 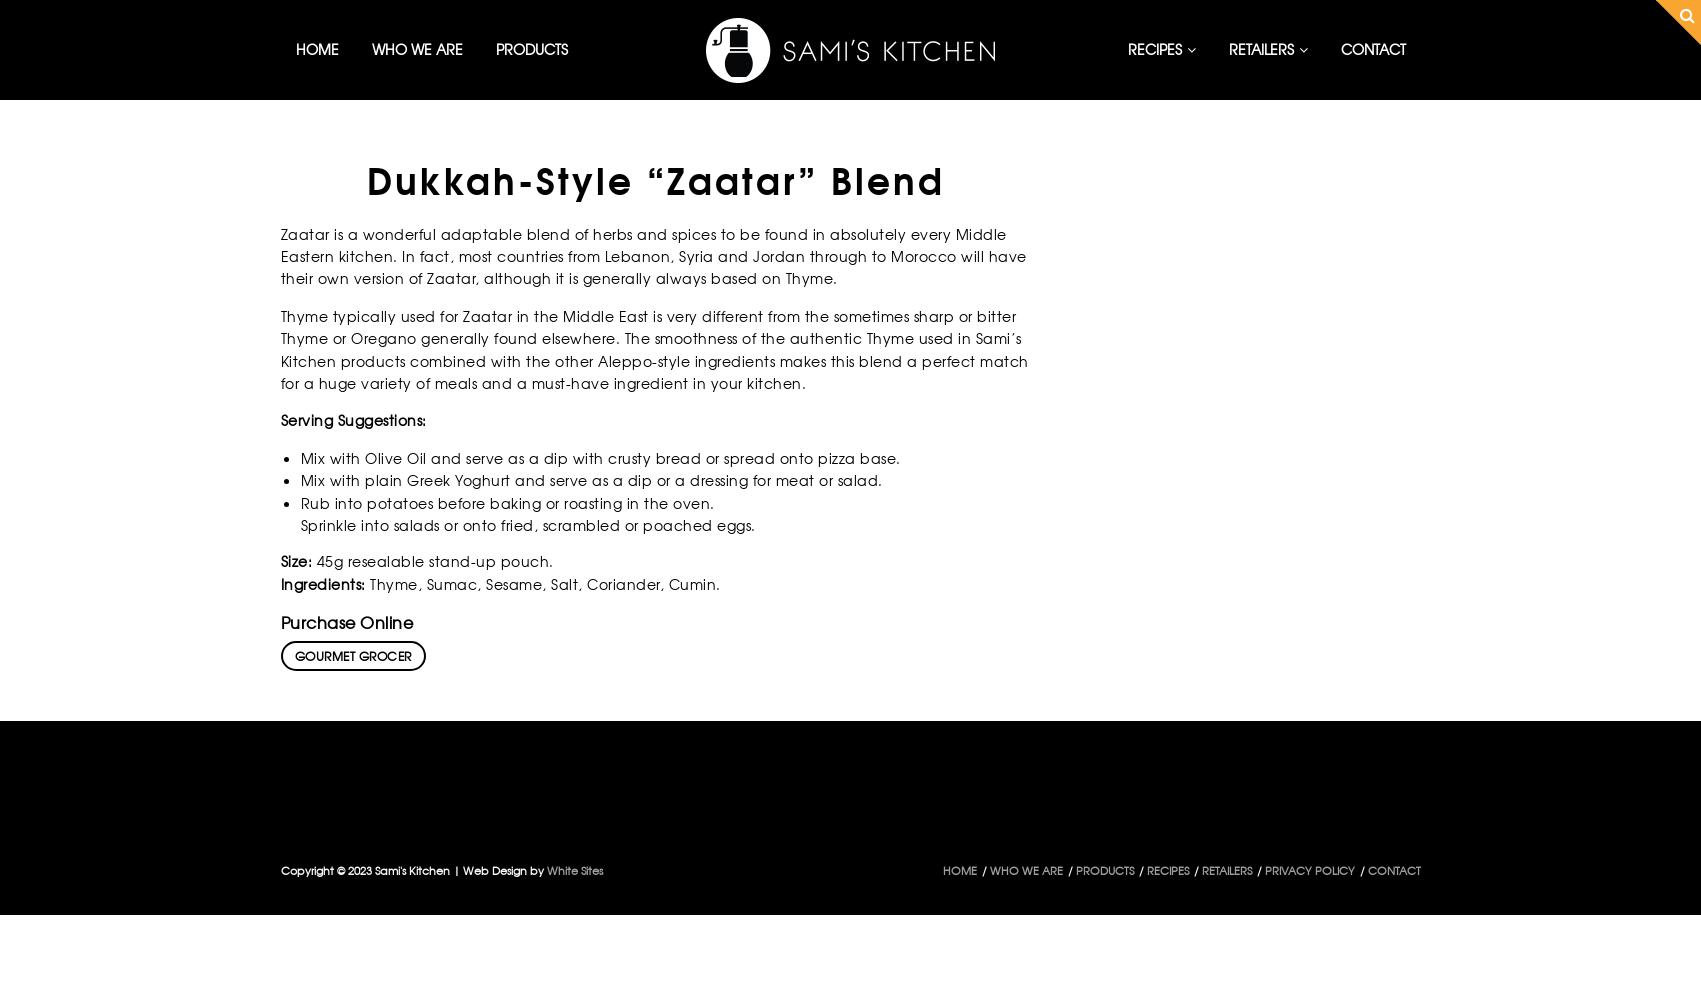 I want to click on 'Dukkah-Style “Zaatar” Blend', so click(x=654, y=178).